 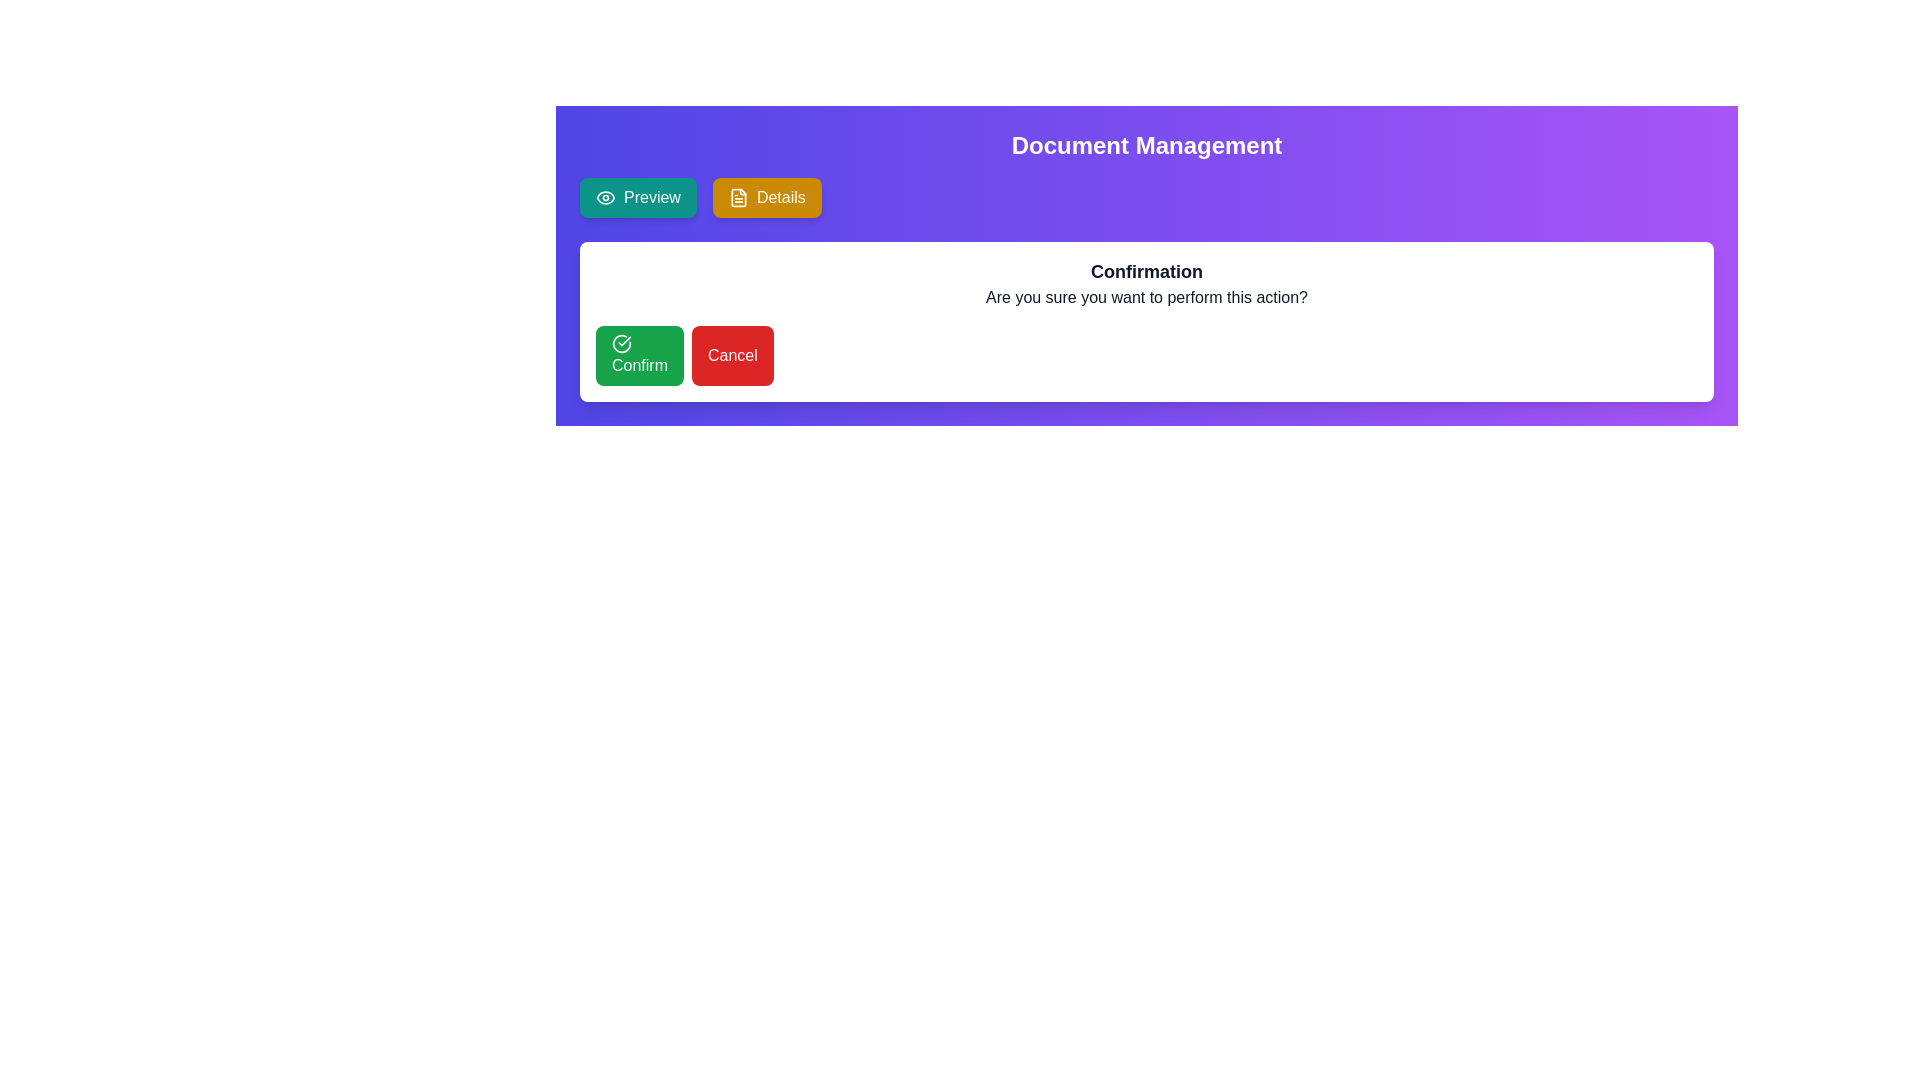 I want to click on the 'Details' button located in the horizontal toolbar under 'Document Management' to trigger visual feedback, so click(x=766, y=197).